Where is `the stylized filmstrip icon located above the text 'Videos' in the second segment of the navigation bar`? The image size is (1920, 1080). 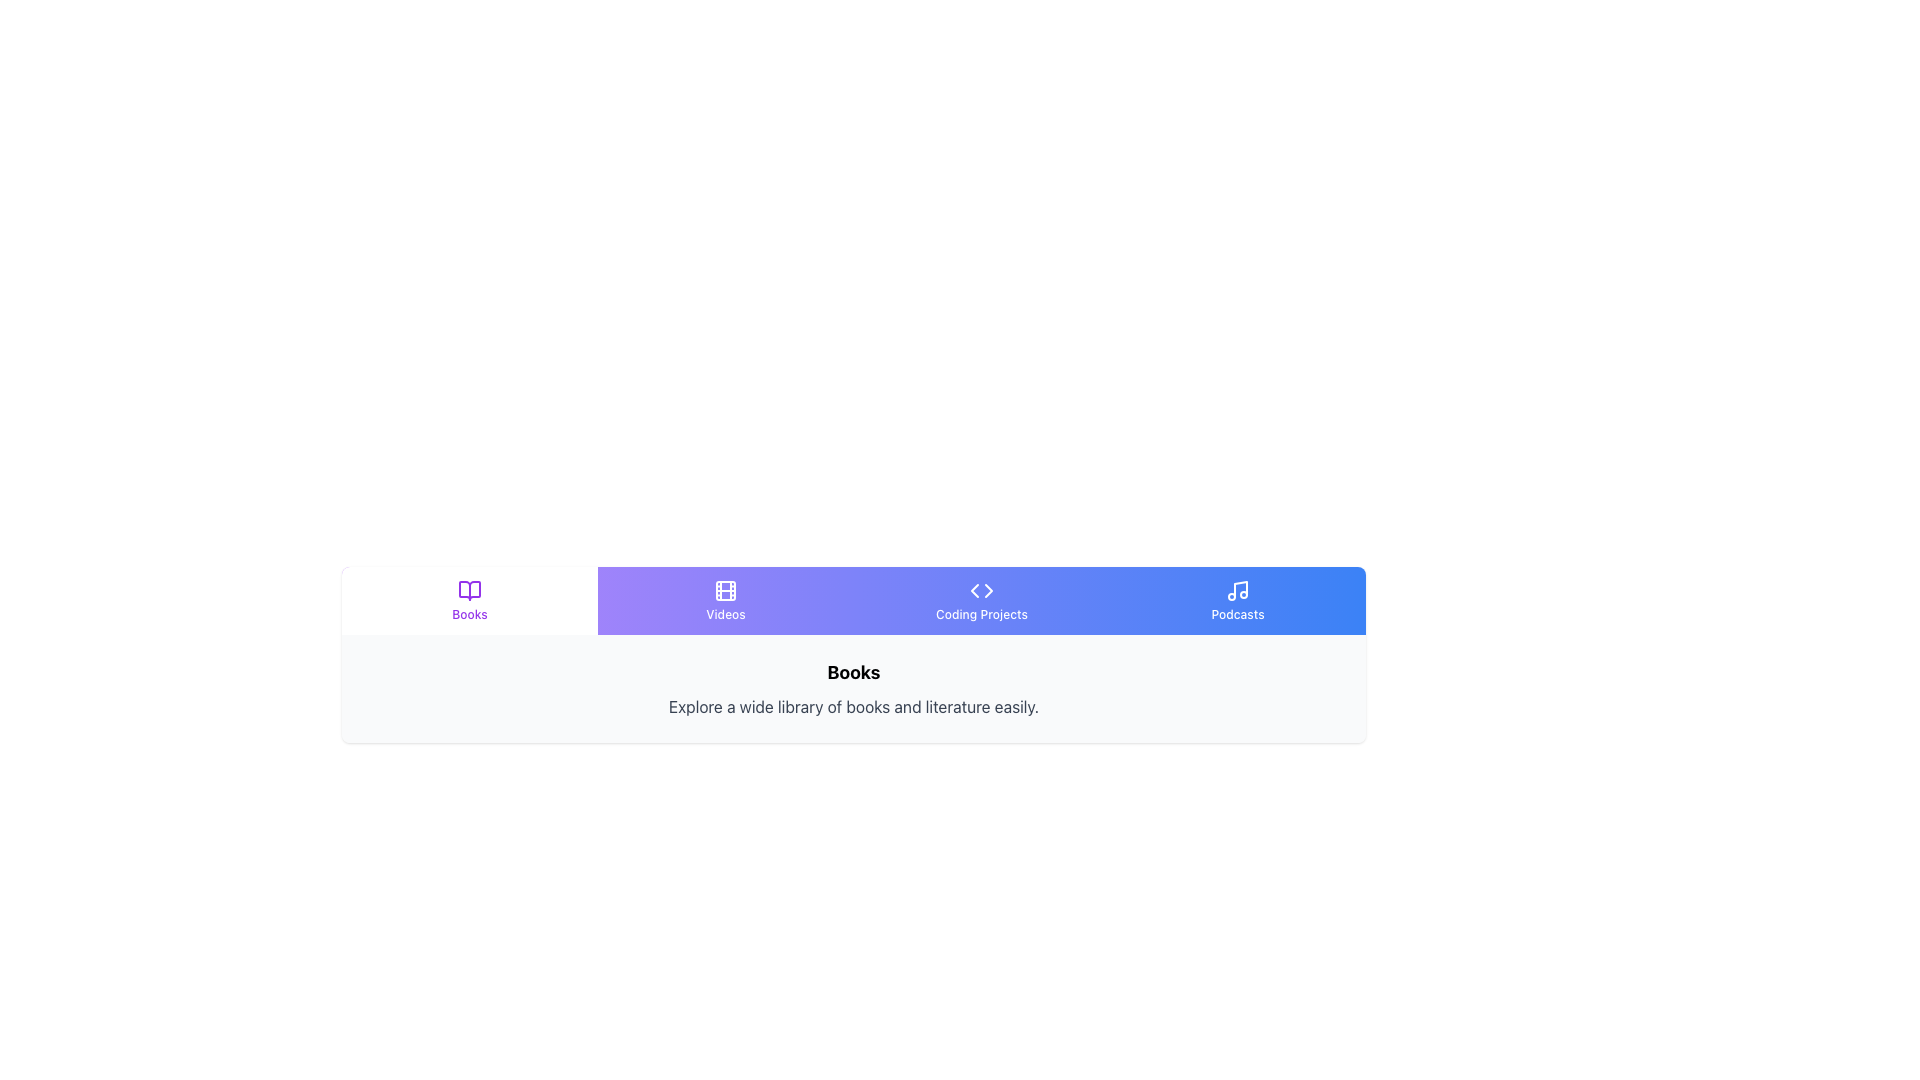 the stylized filmstrip icon located above the text 'Videos' in the second segment of the navigation bar is located at coordinates (724, 589).